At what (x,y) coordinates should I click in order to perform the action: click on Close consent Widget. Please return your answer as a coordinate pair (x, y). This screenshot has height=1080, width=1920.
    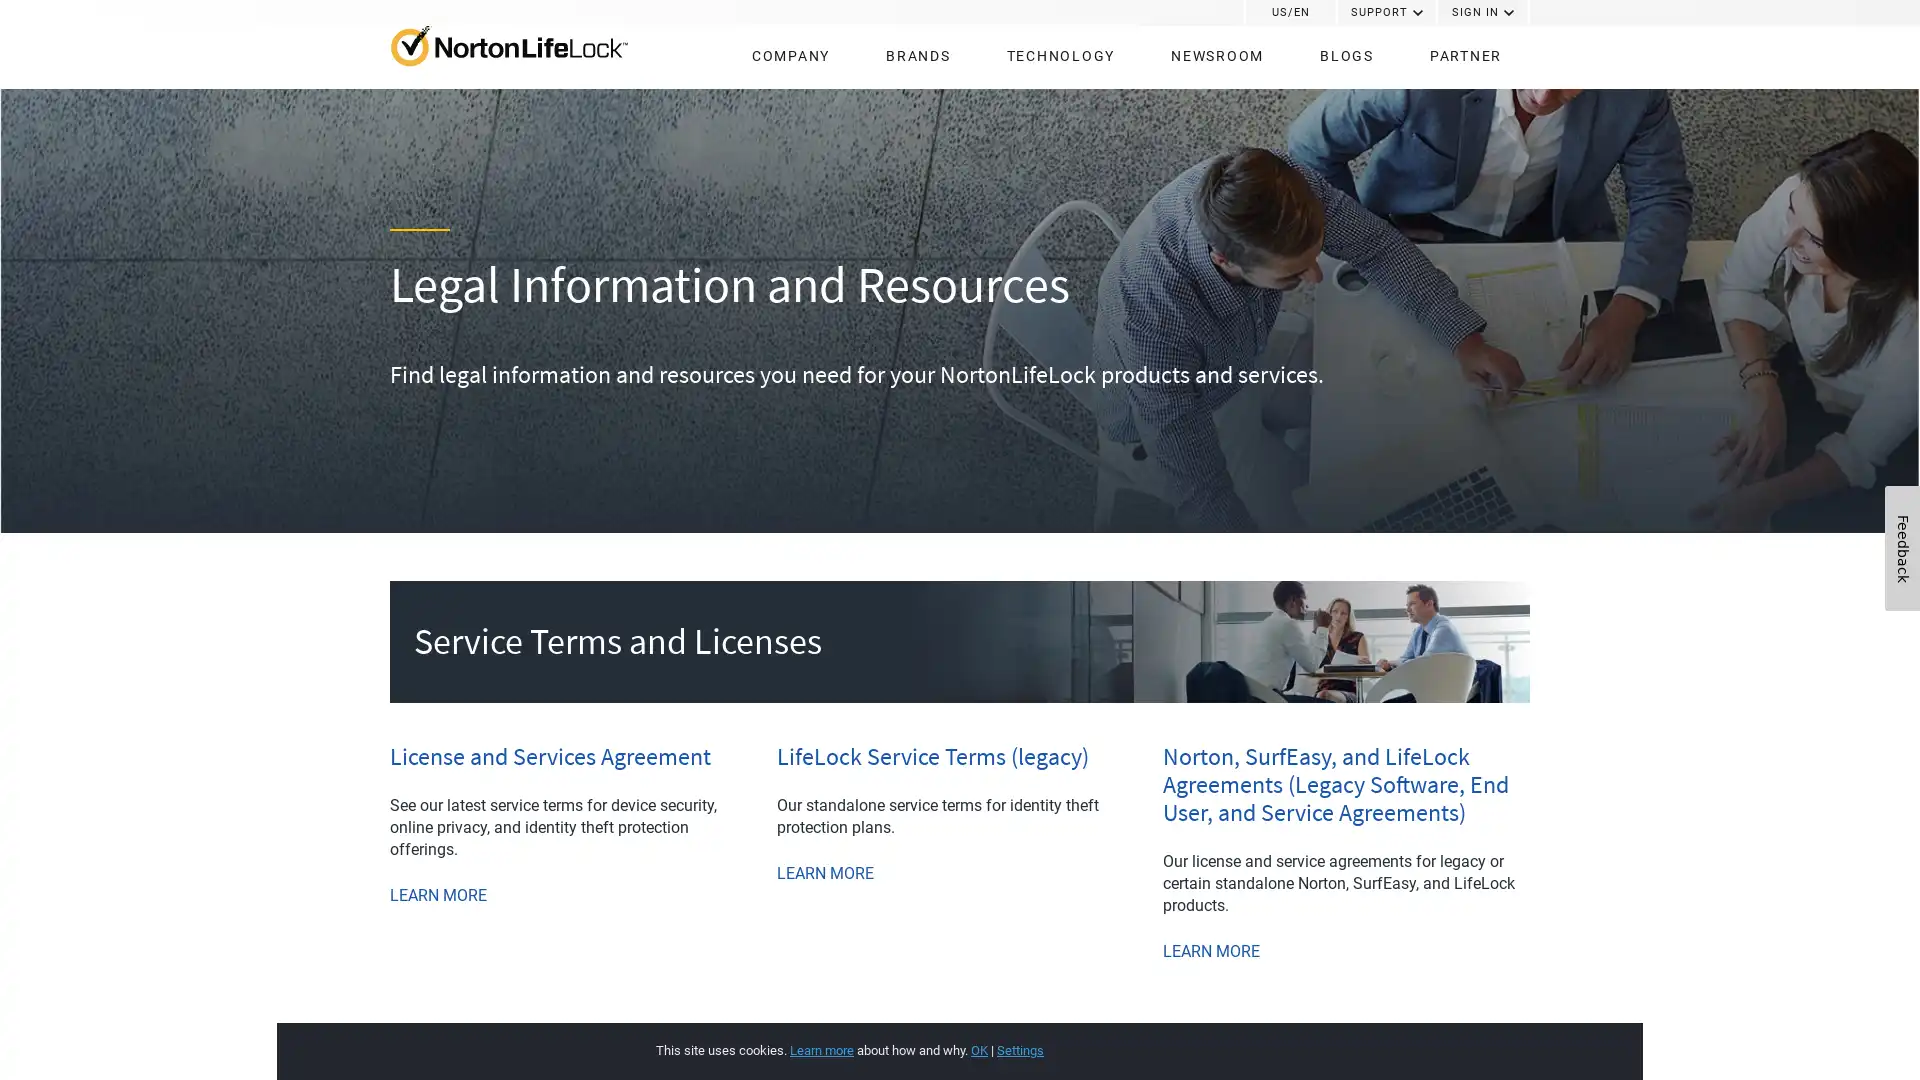
    Looking at the image, I should click on (1483, 1029).